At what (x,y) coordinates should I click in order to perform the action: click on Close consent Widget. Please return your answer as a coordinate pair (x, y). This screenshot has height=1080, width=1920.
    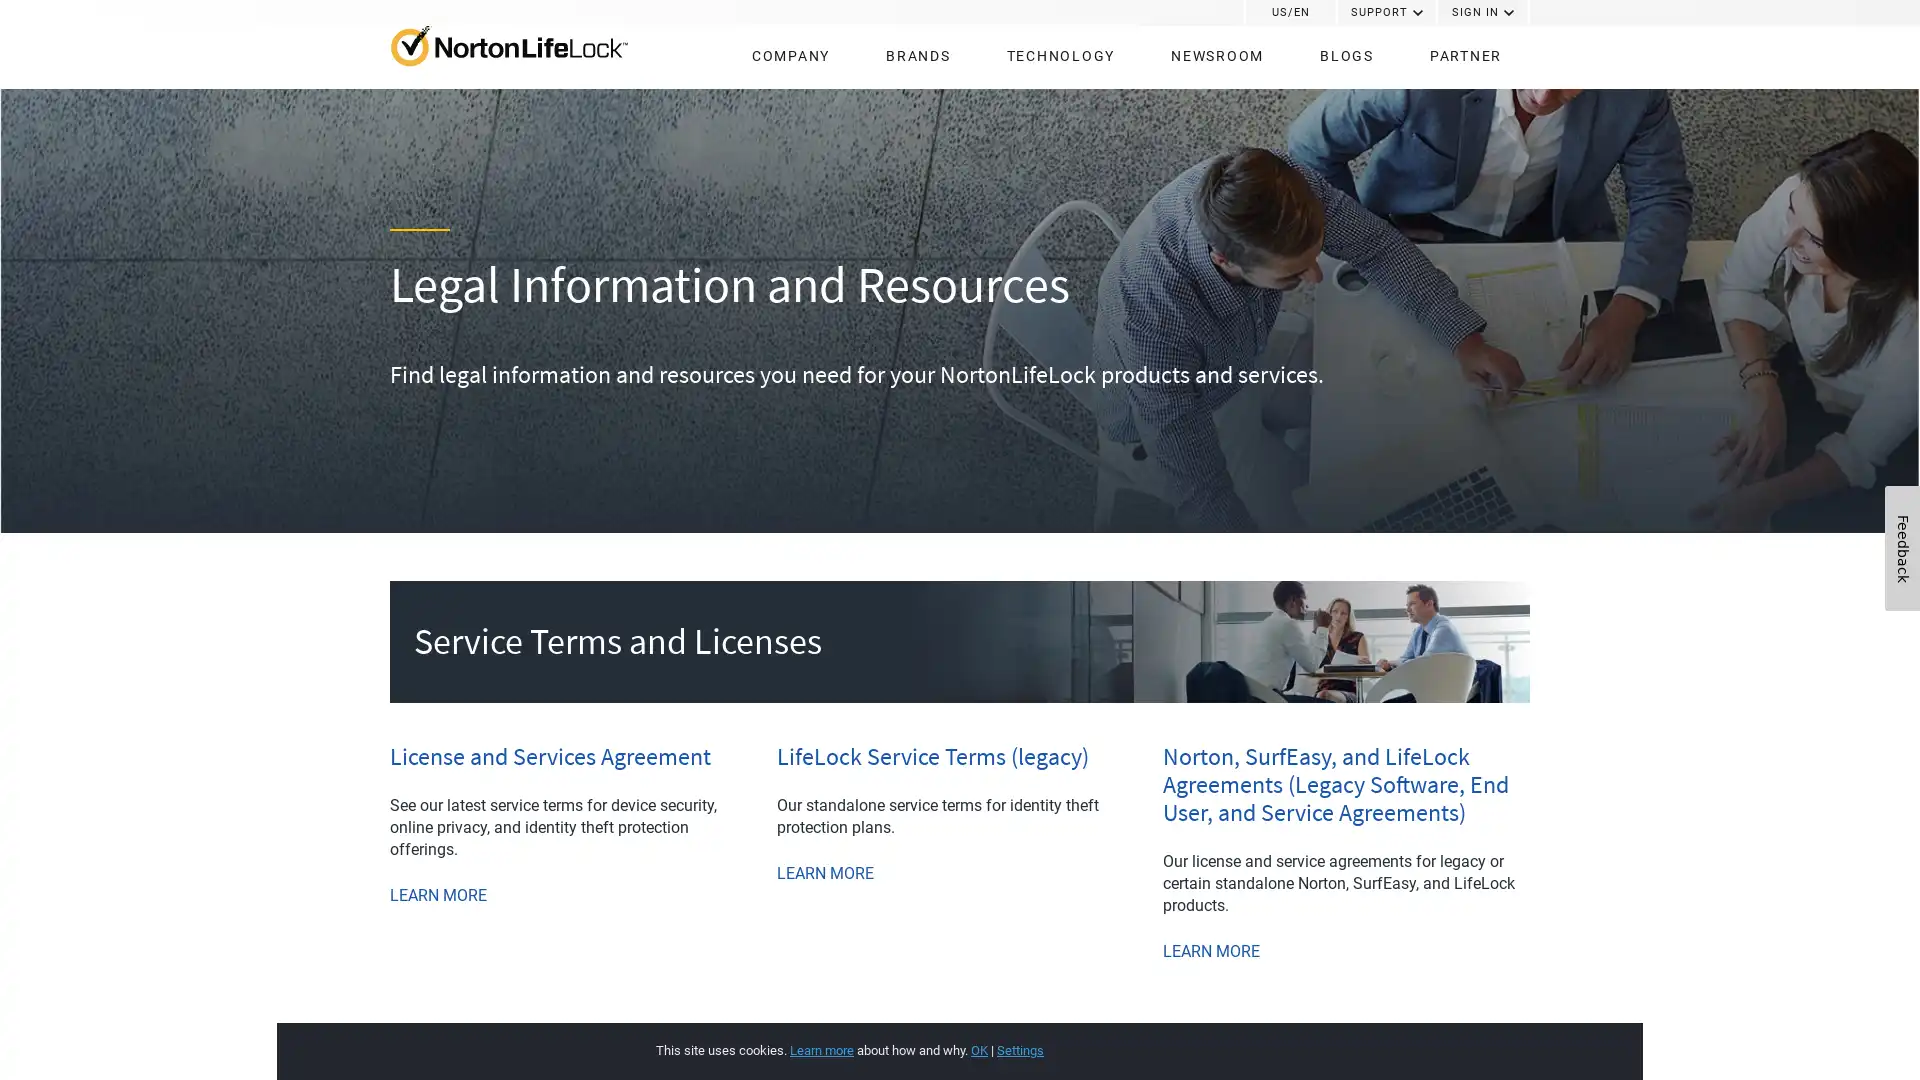
    Looking at the image, I should click on (1483, 1029).